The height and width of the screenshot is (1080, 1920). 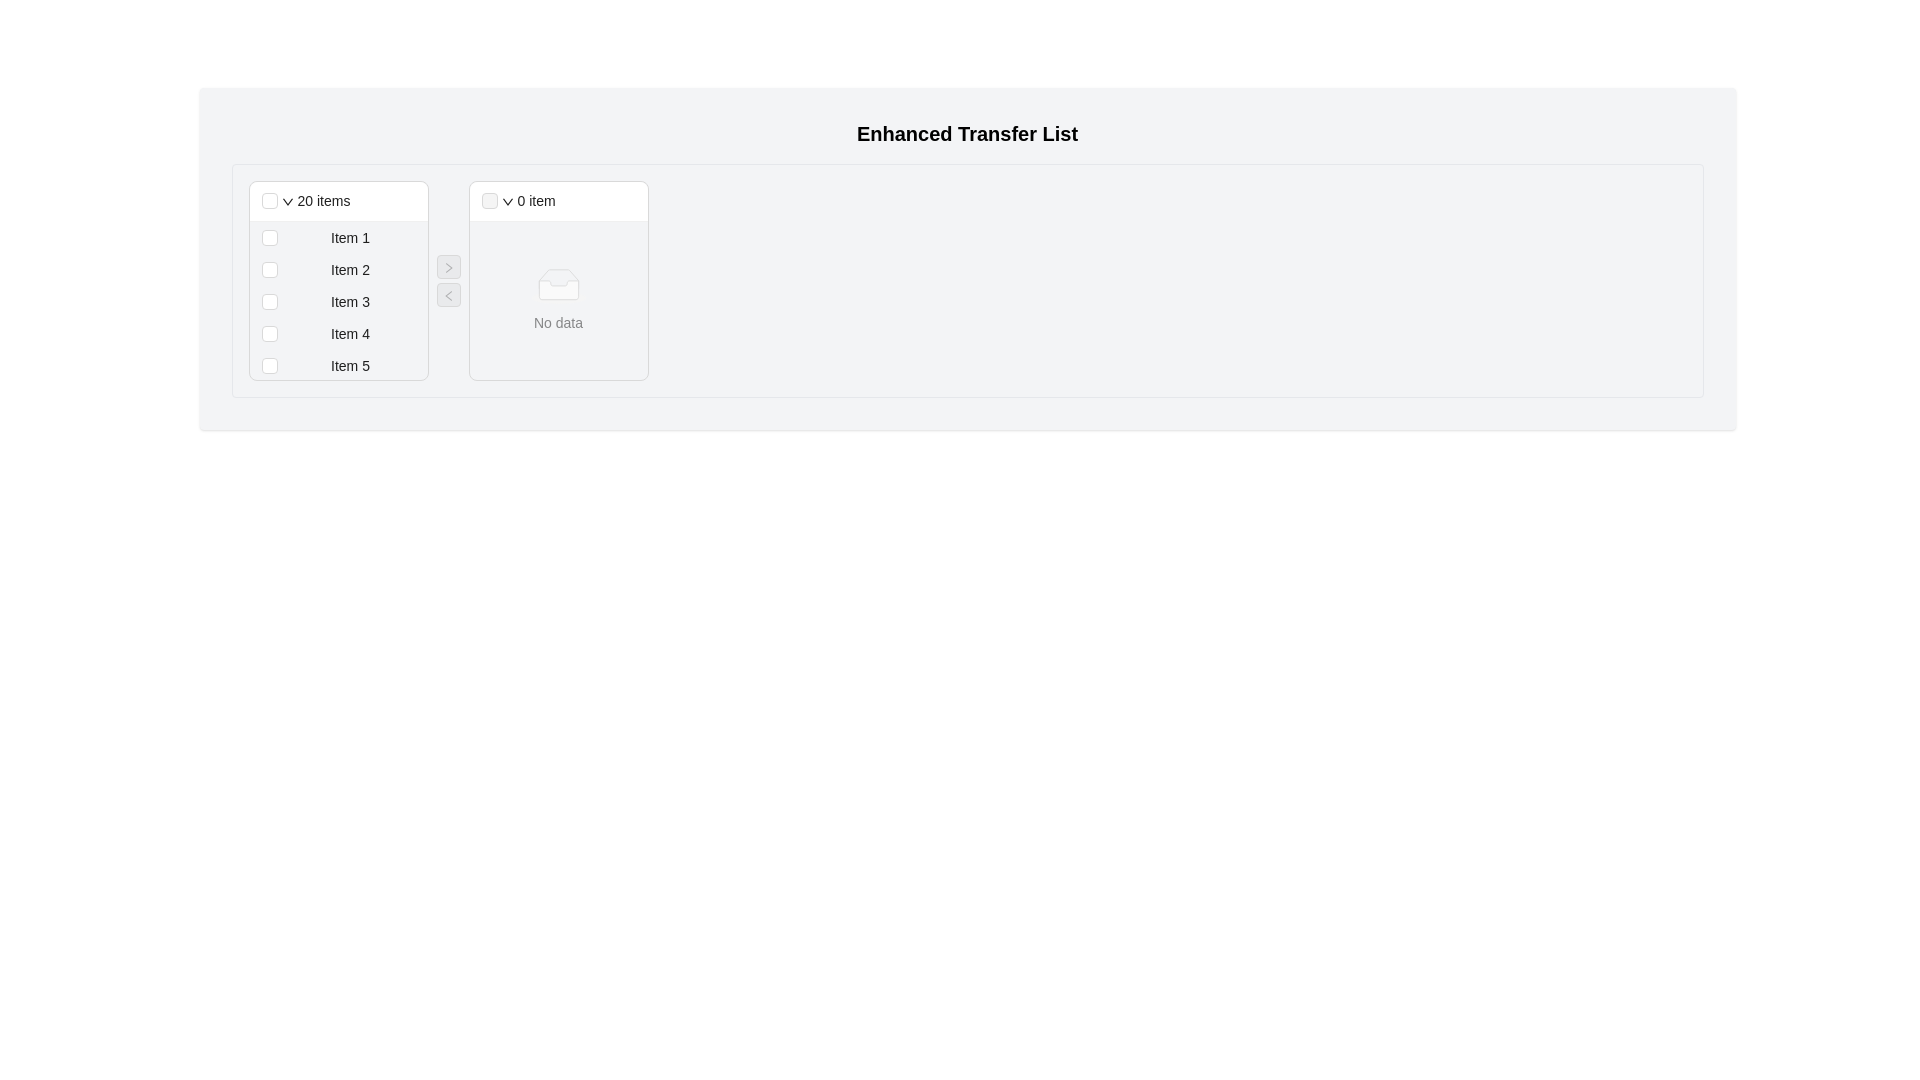 I want to click on the fifth list item with a checkbox located in the left-hand column, so click(x=338, y=366).